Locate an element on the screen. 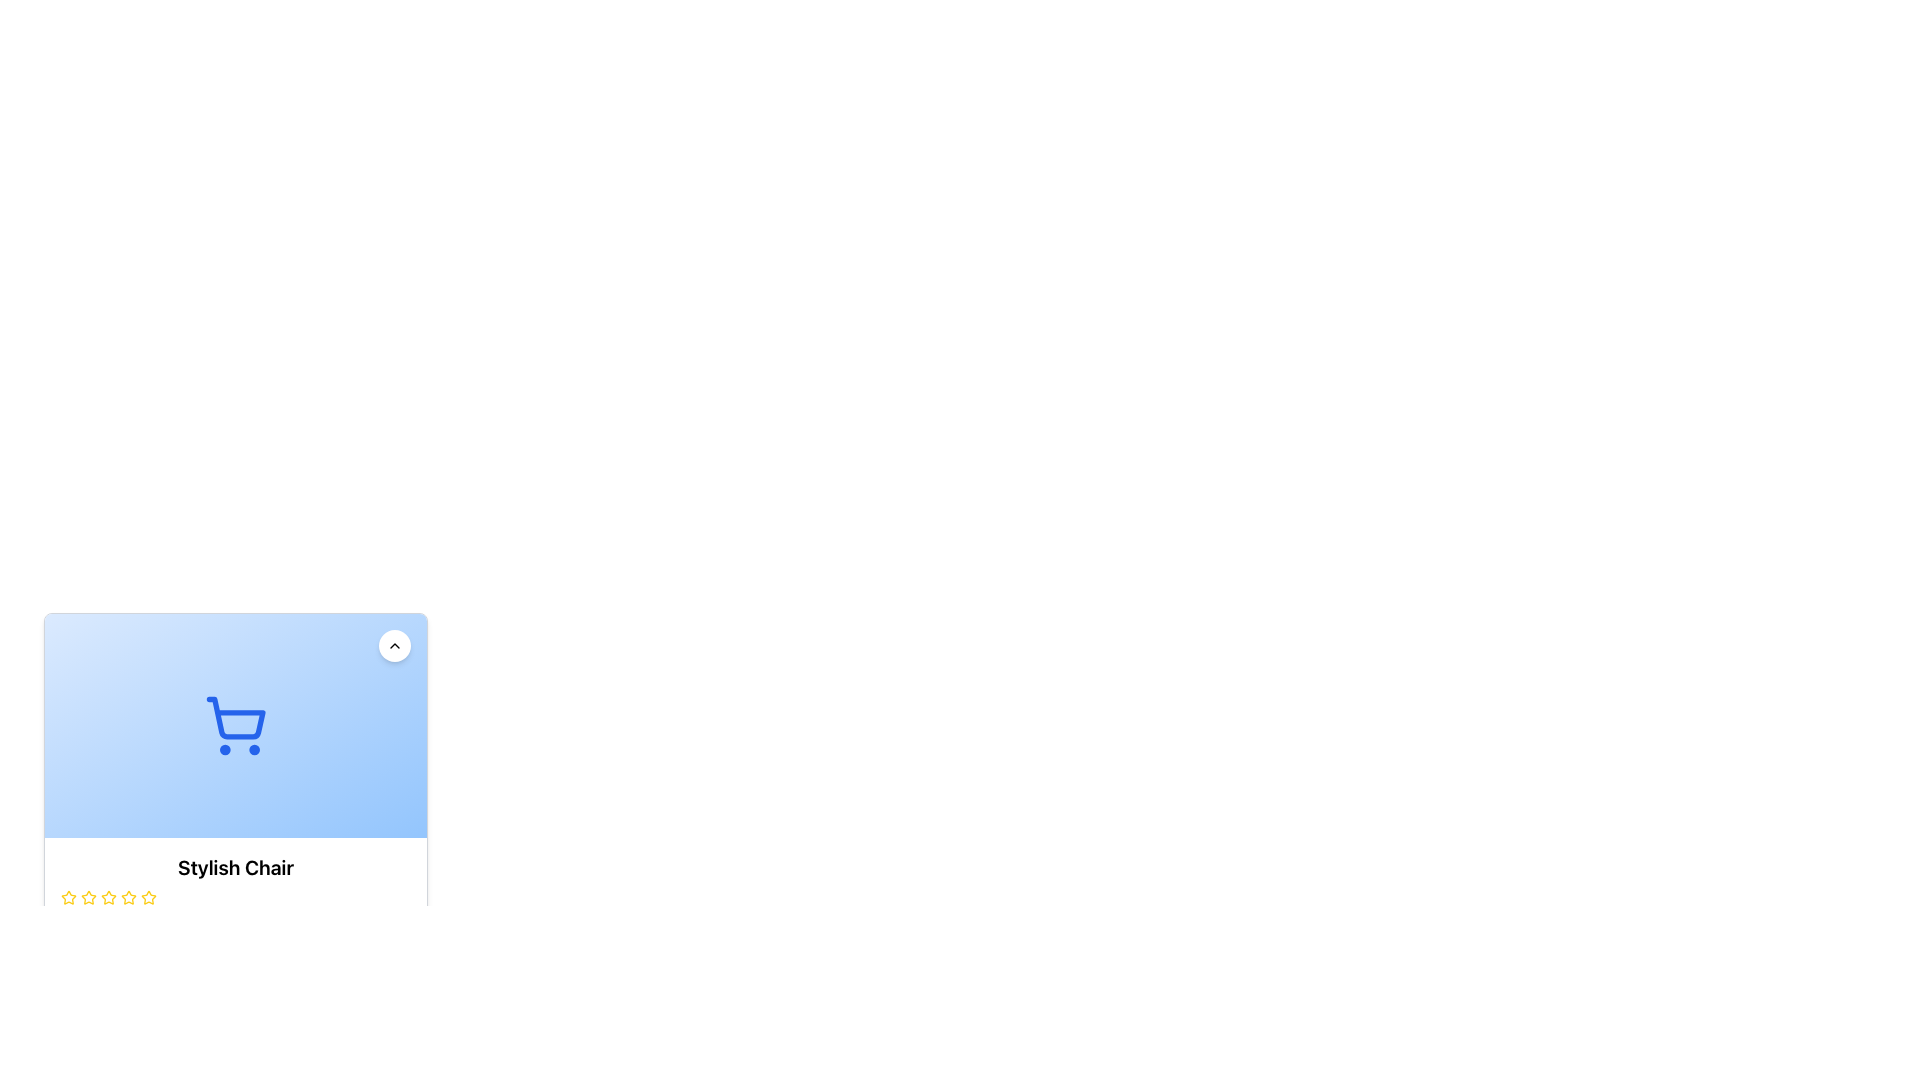 Image resolution: width=1920 pixels, height=1080 pixels. the fifth yellow star icon in the rating system below the title 'Stylish Chair' for interaction purposes is located at coordinates (108, 897).